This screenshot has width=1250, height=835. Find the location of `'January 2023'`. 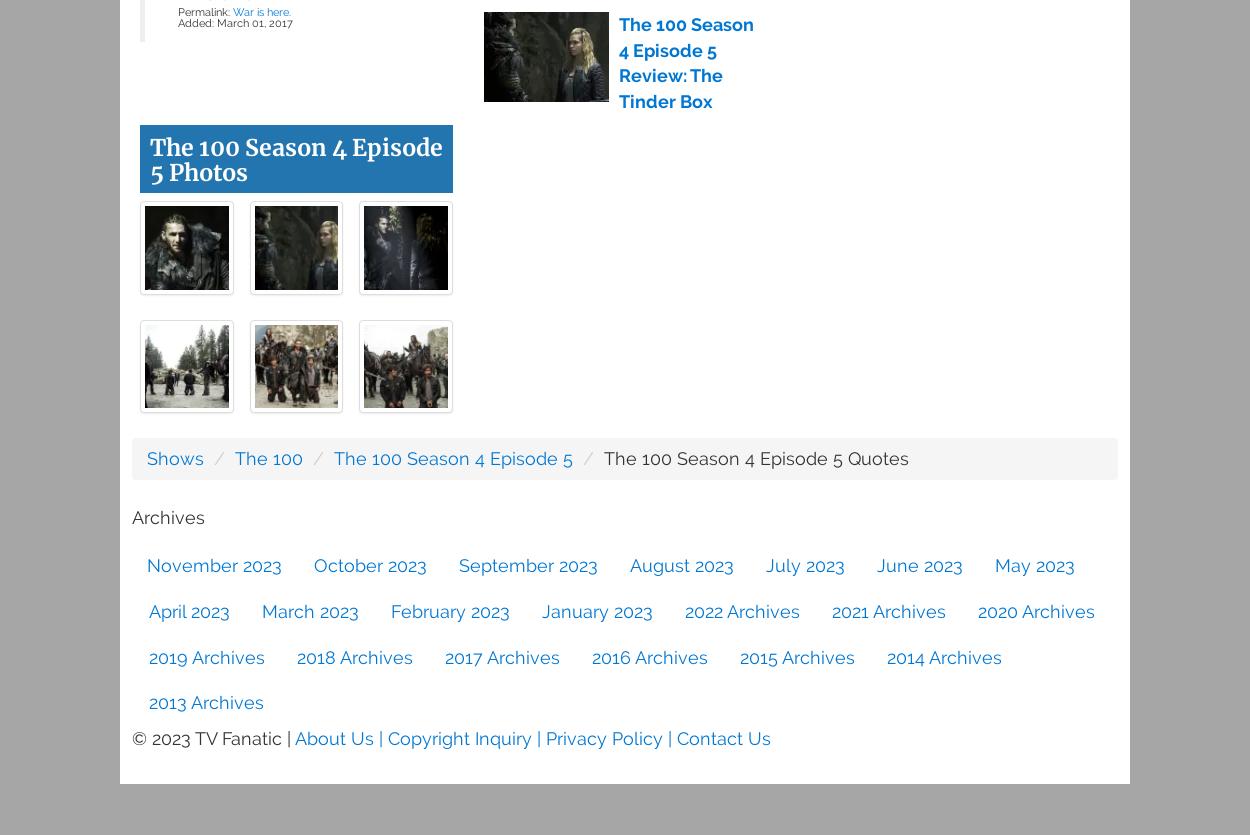

'January 2023' is located at coordinates (596, 609).